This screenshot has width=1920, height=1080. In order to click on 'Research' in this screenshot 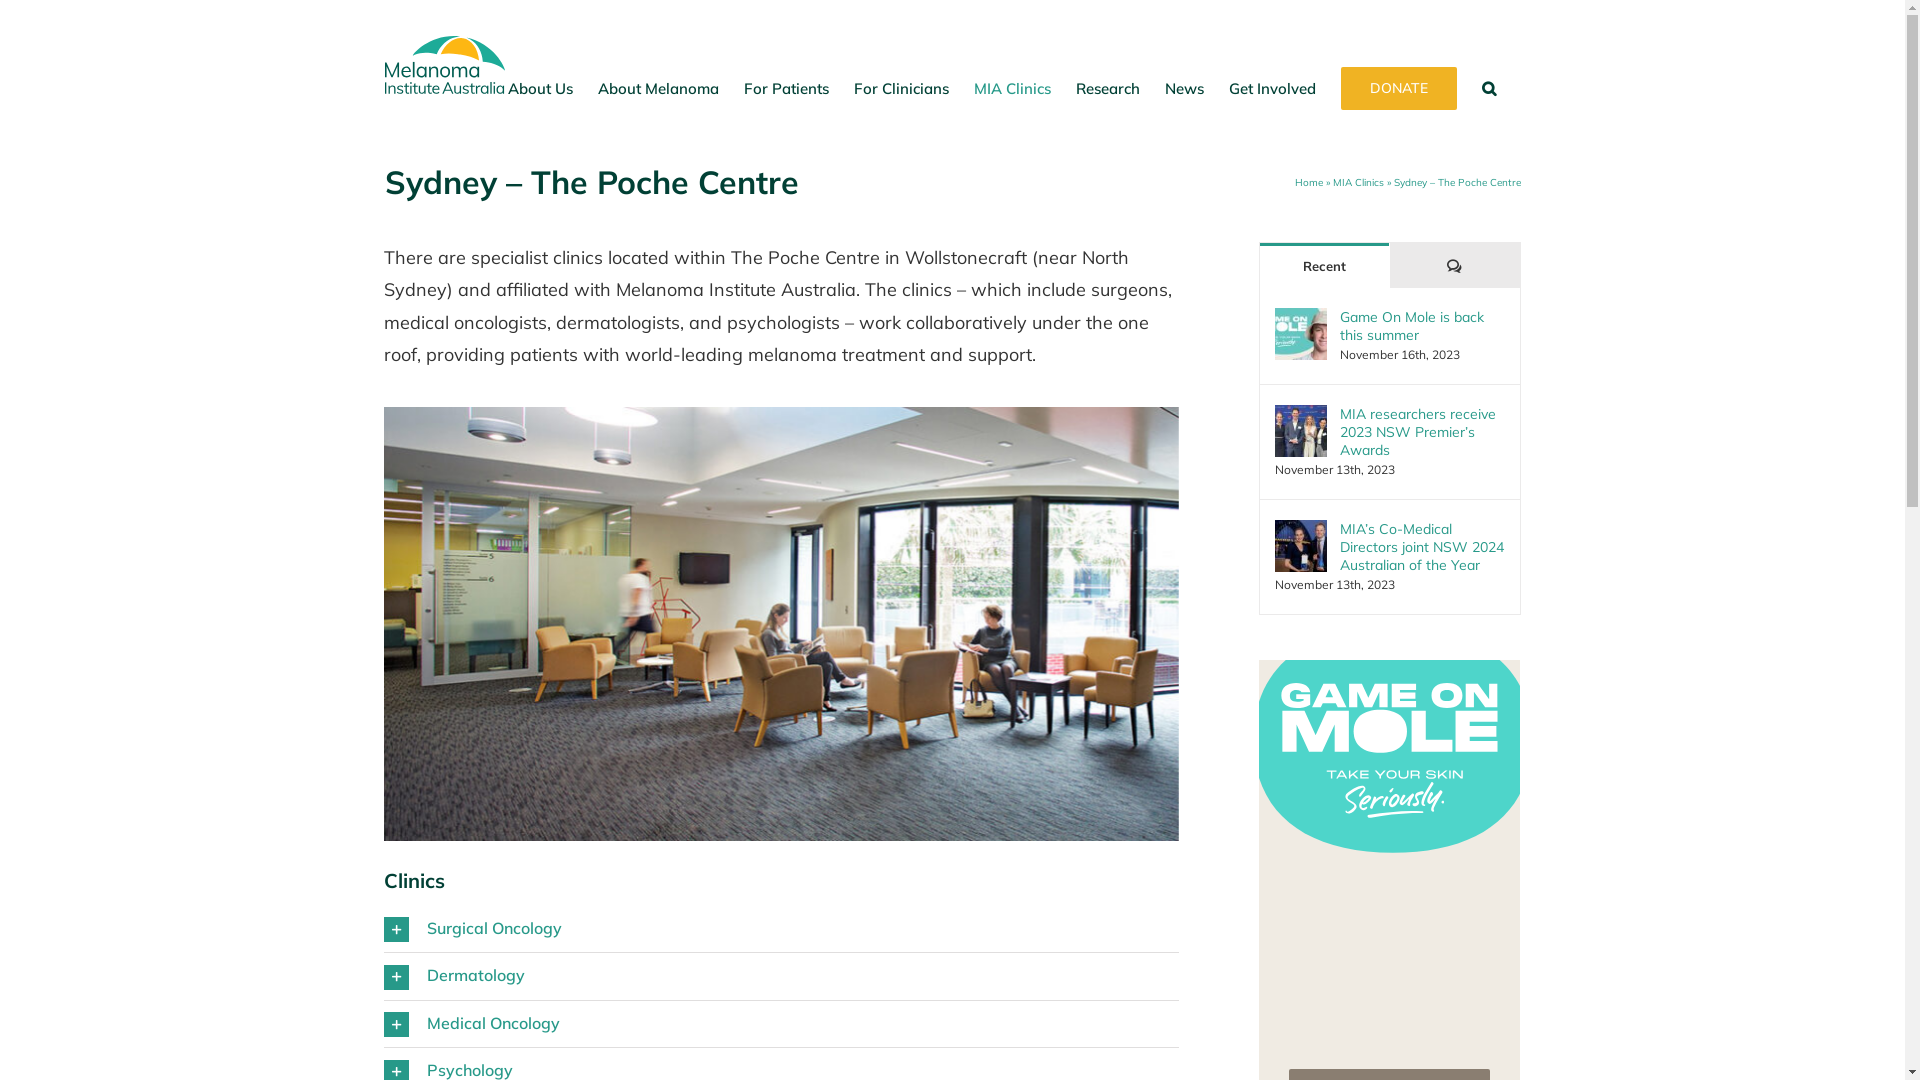, I will do `click(1107, 87)`.